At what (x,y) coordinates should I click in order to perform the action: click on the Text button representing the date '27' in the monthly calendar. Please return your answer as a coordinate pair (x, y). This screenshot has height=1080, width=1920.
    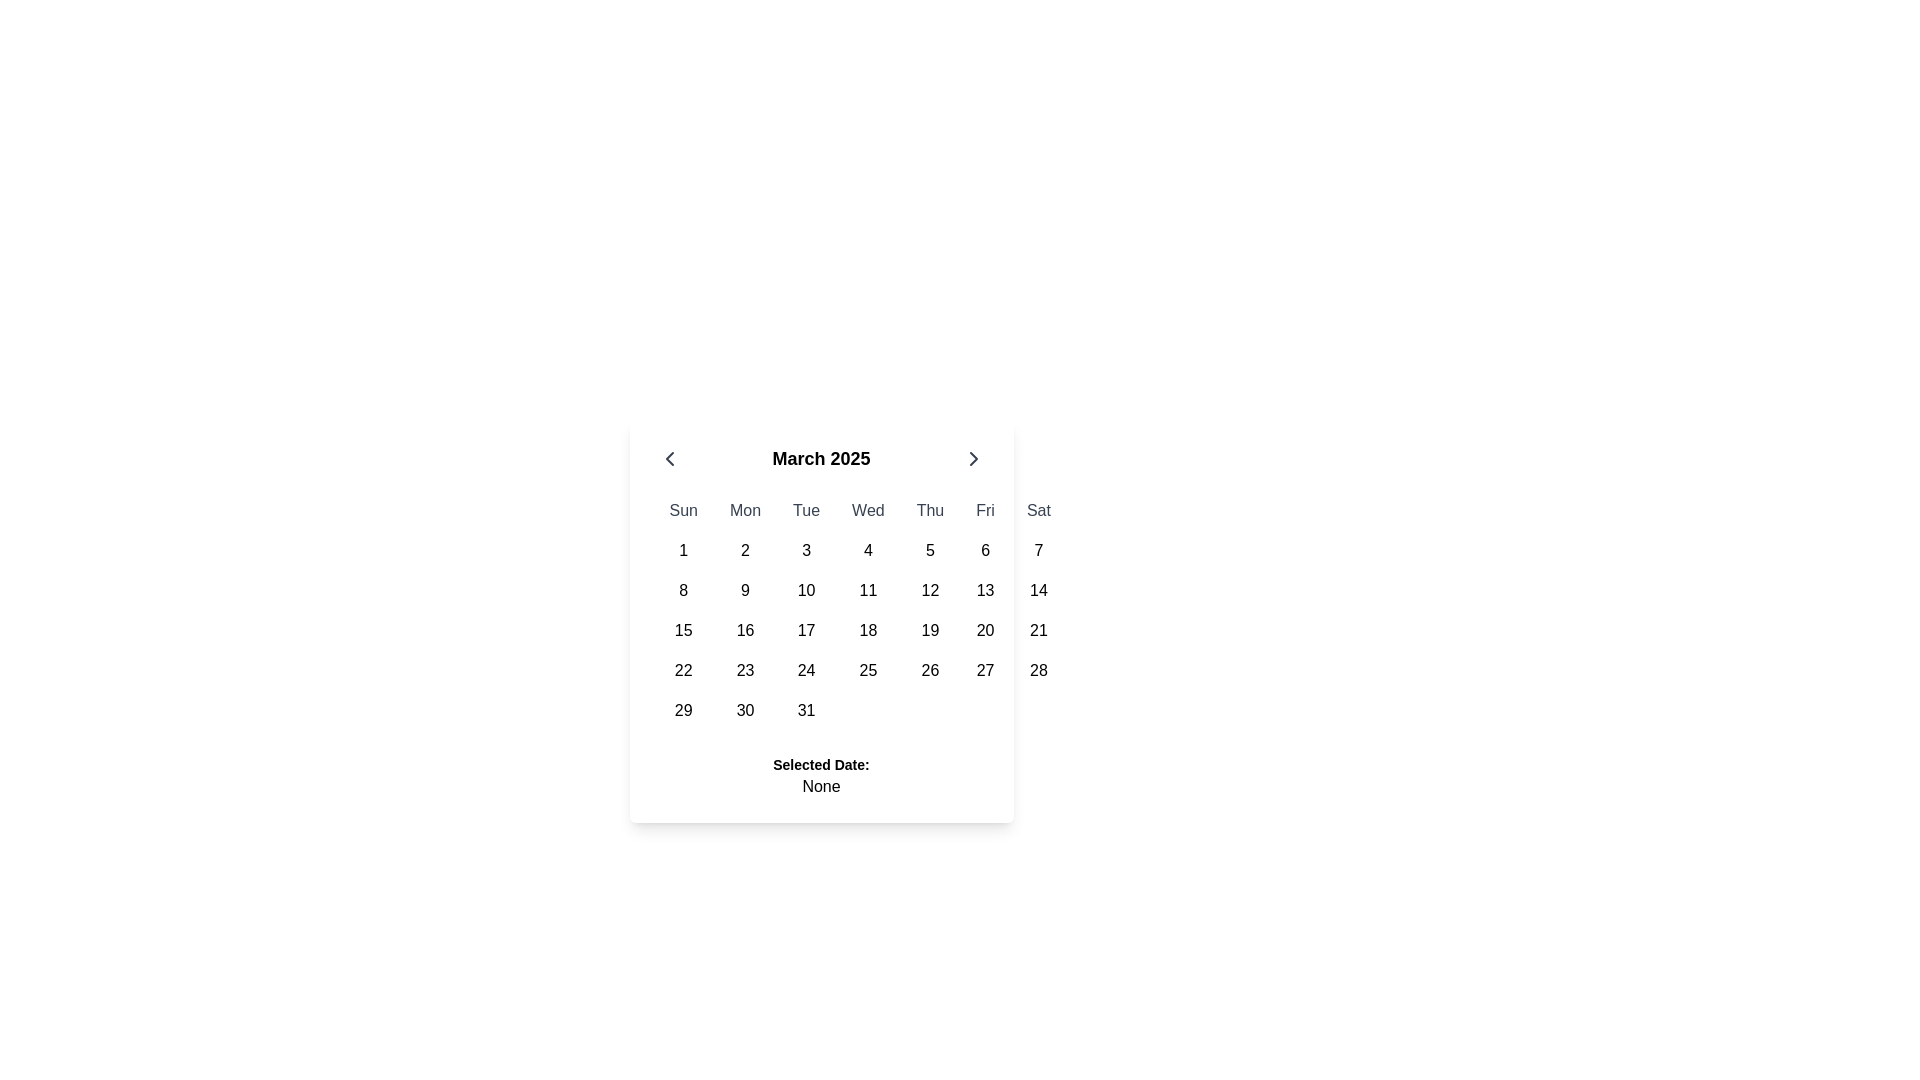
    Looking at the image, I should click on (985, 671).